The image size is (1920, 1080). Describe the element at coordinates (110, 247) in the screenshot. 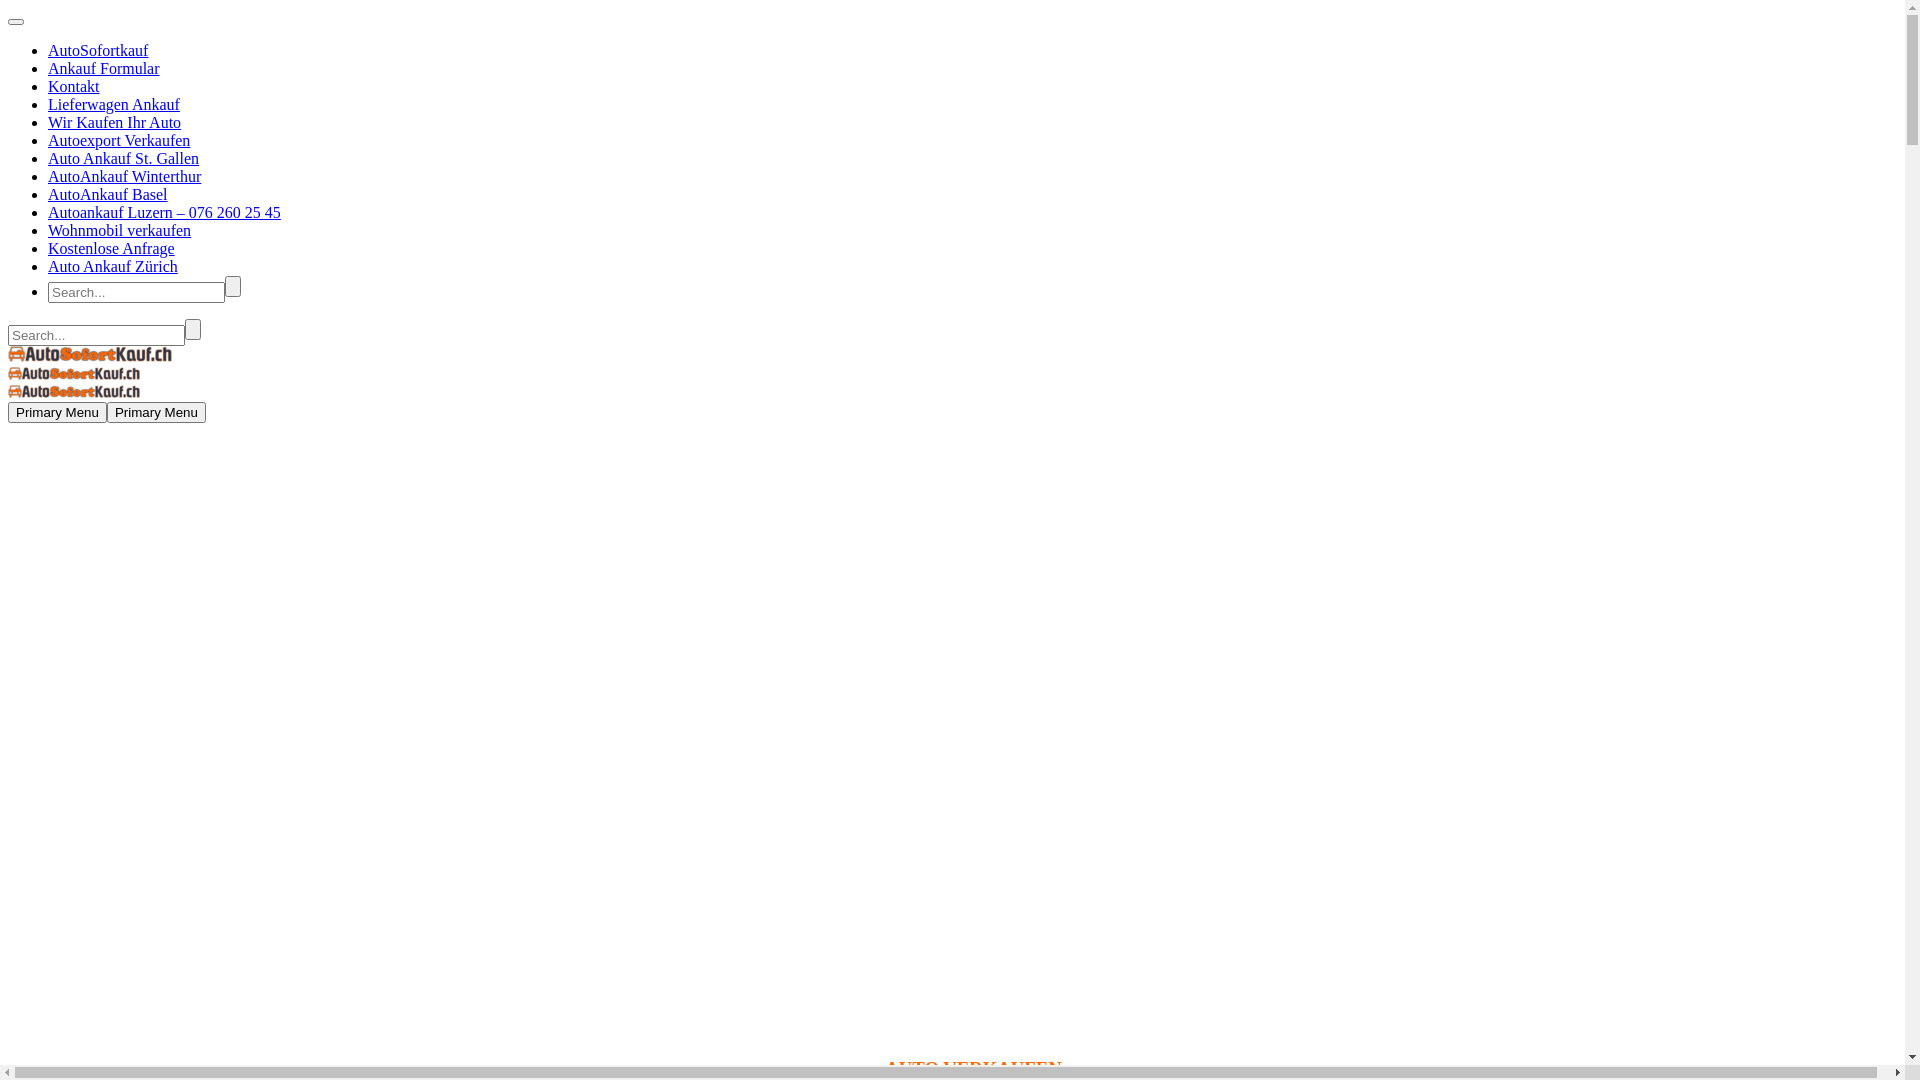

I see `'Kostenlose Anfrage'` at that location.